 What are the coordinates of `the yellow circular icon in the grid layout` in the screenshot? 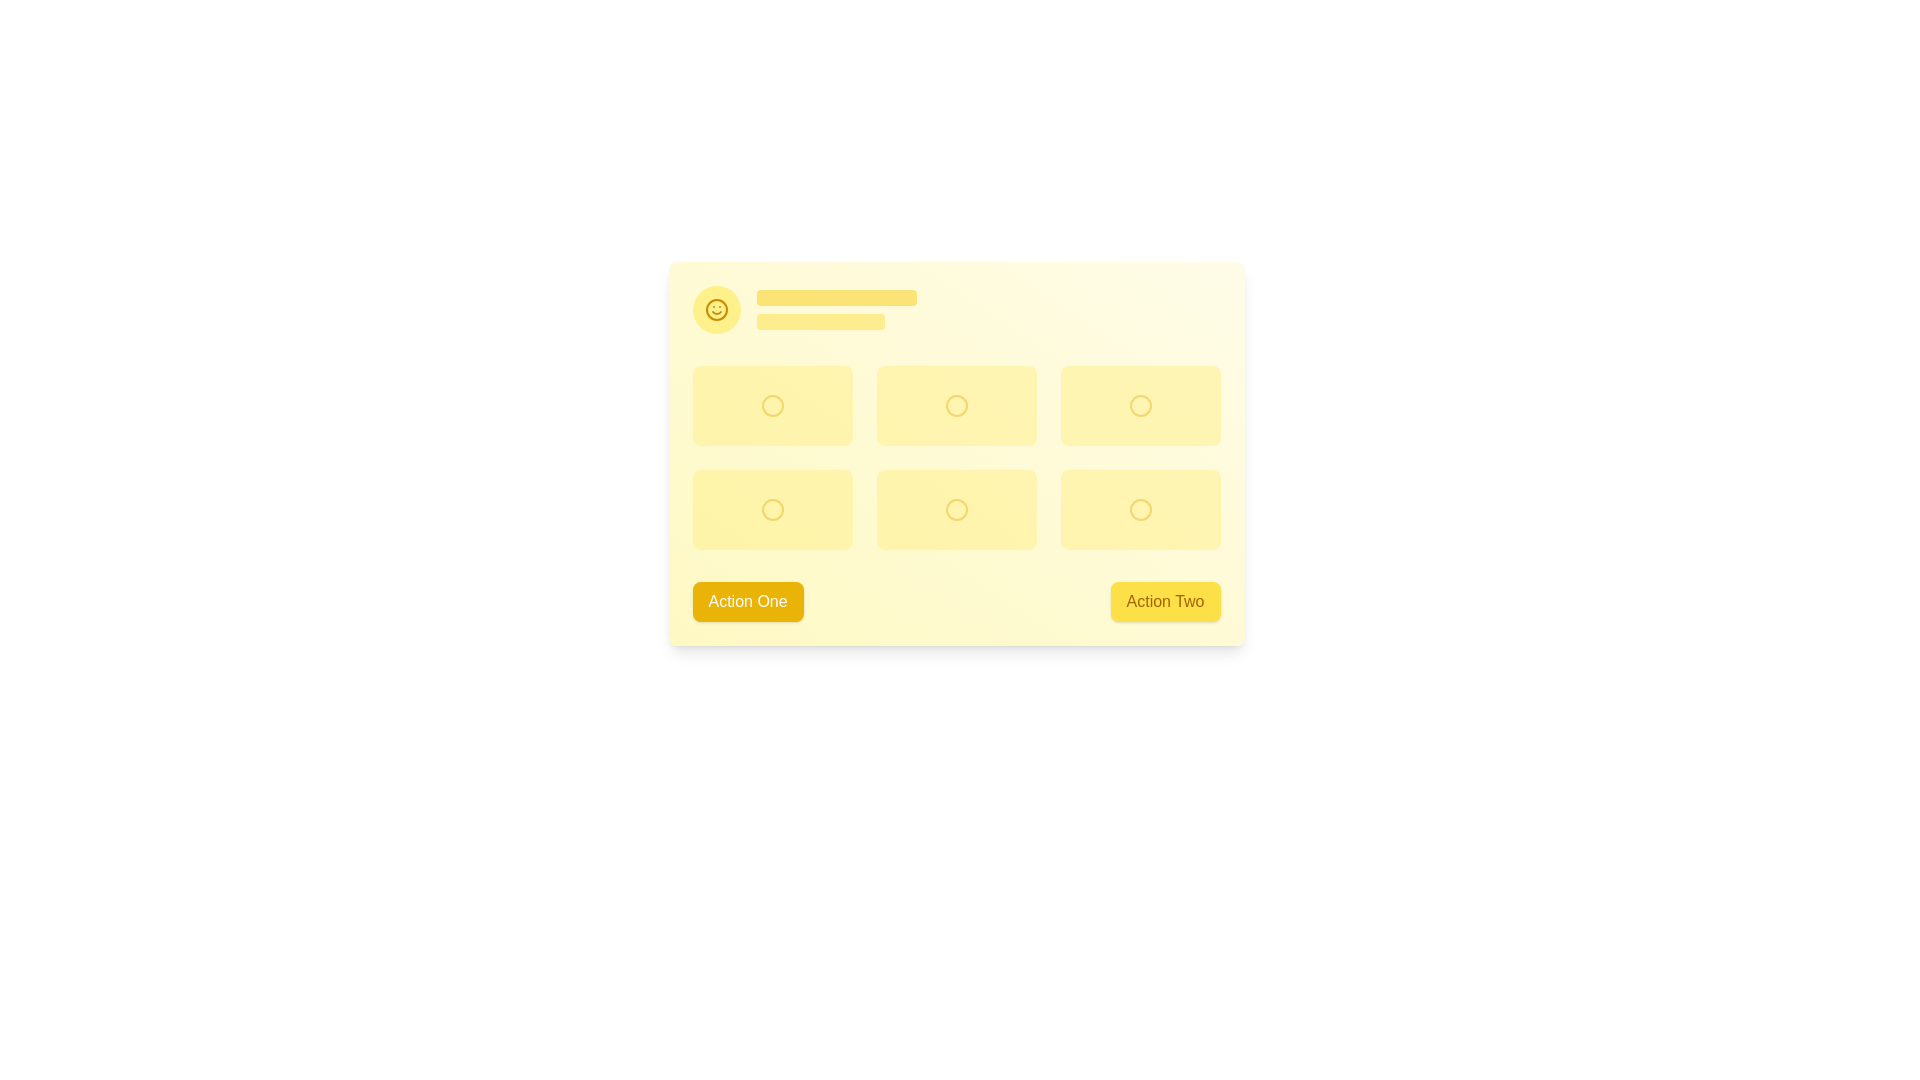 It's located at (955, 508).